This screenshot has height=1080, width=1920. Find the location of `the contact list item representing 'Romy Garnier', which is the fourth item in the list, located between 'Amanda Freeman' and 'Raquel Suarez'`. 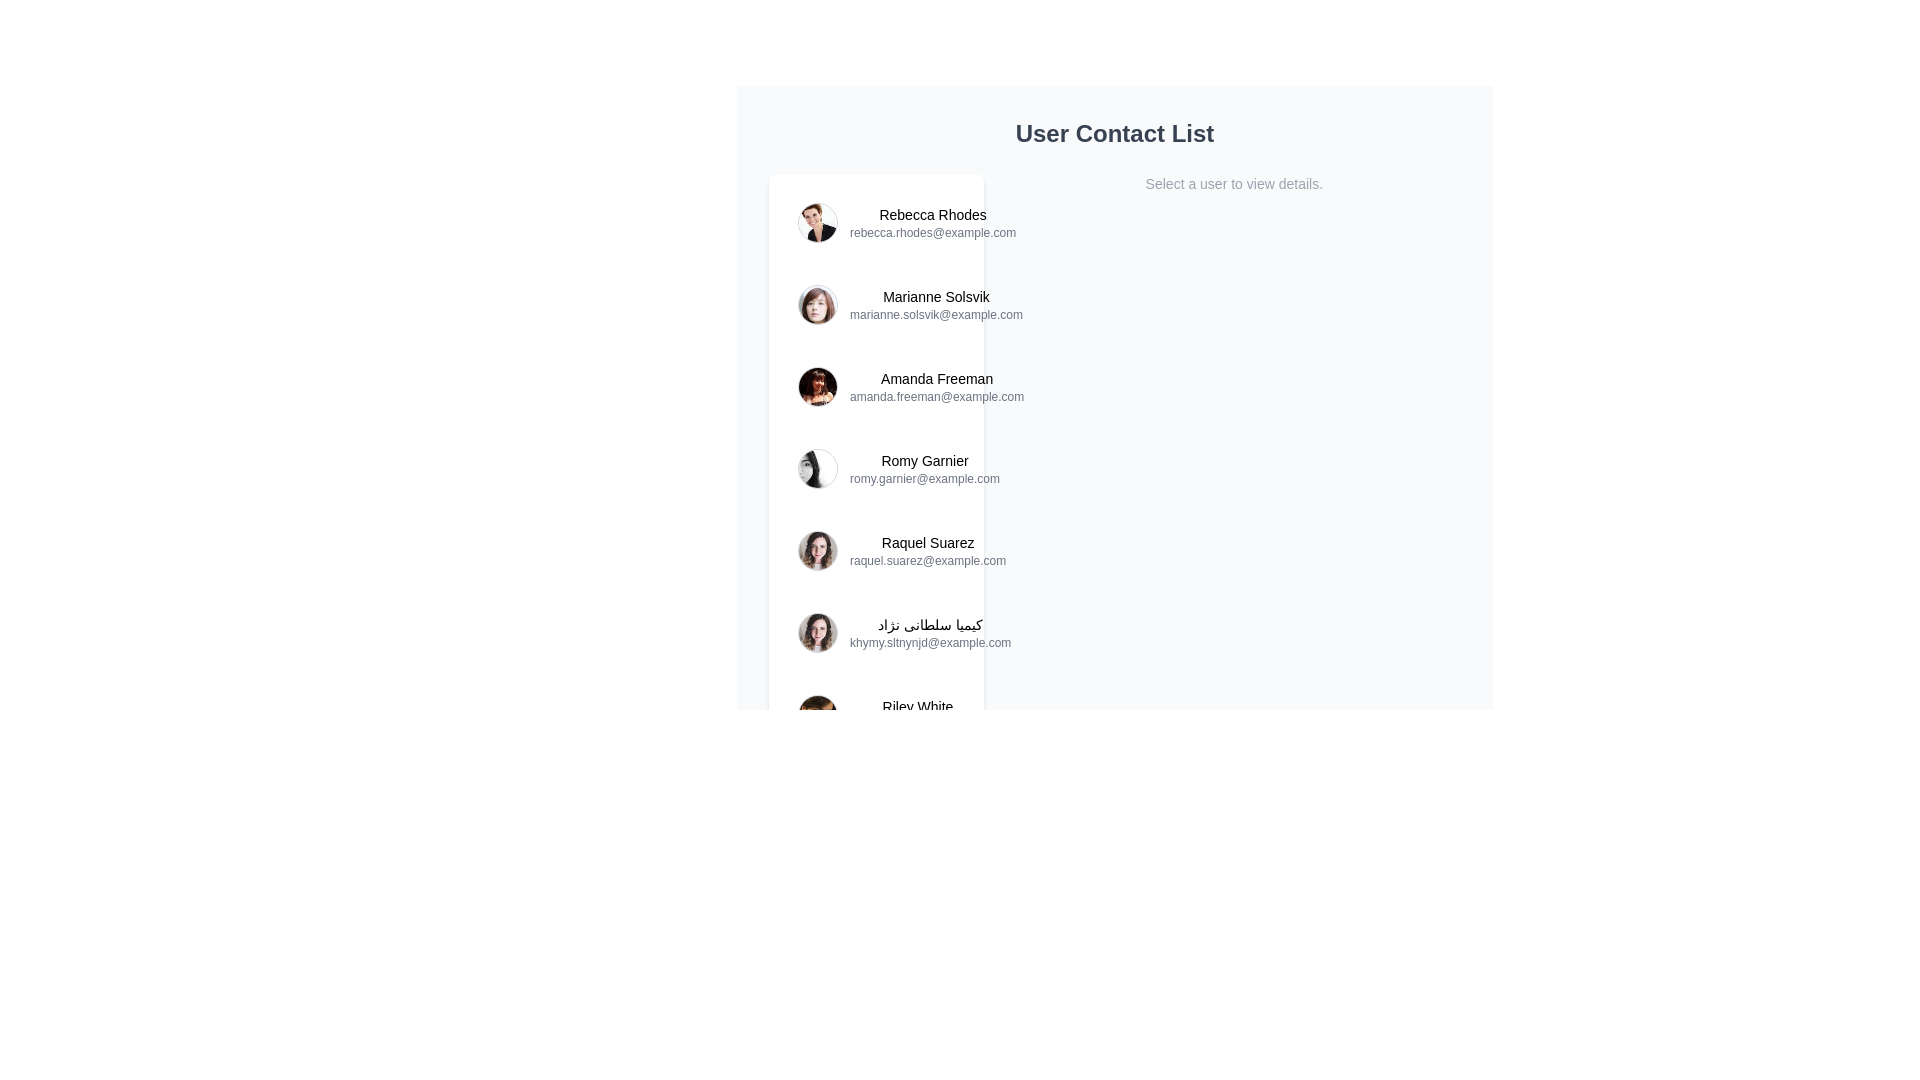

the contact list item representing 'Romy Garnier', which is the fourth item in the list, located between 'Amanda Freeman' and 'Raquel Suarez' is located at coordinates (876, 469).